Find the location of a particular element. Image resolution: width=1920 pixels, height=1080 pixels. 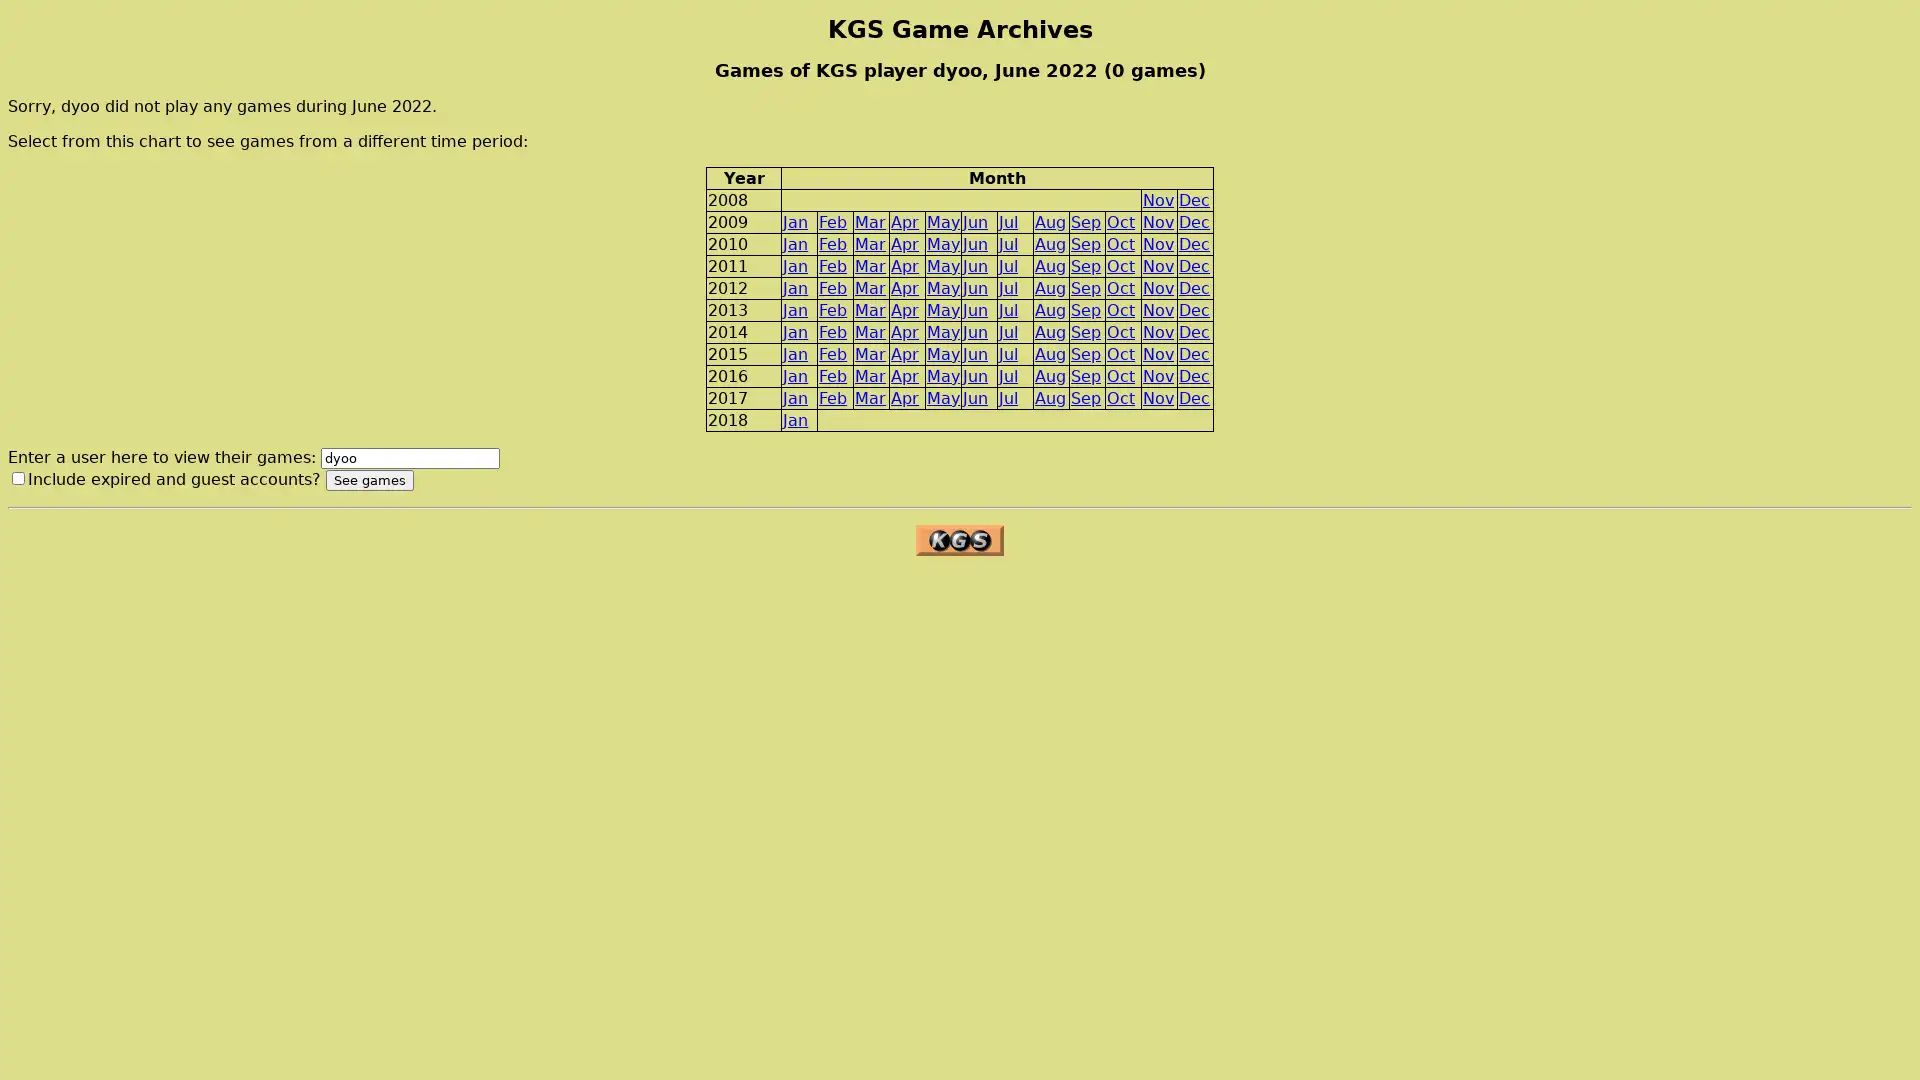

See games is located at coordinates (369, 480).